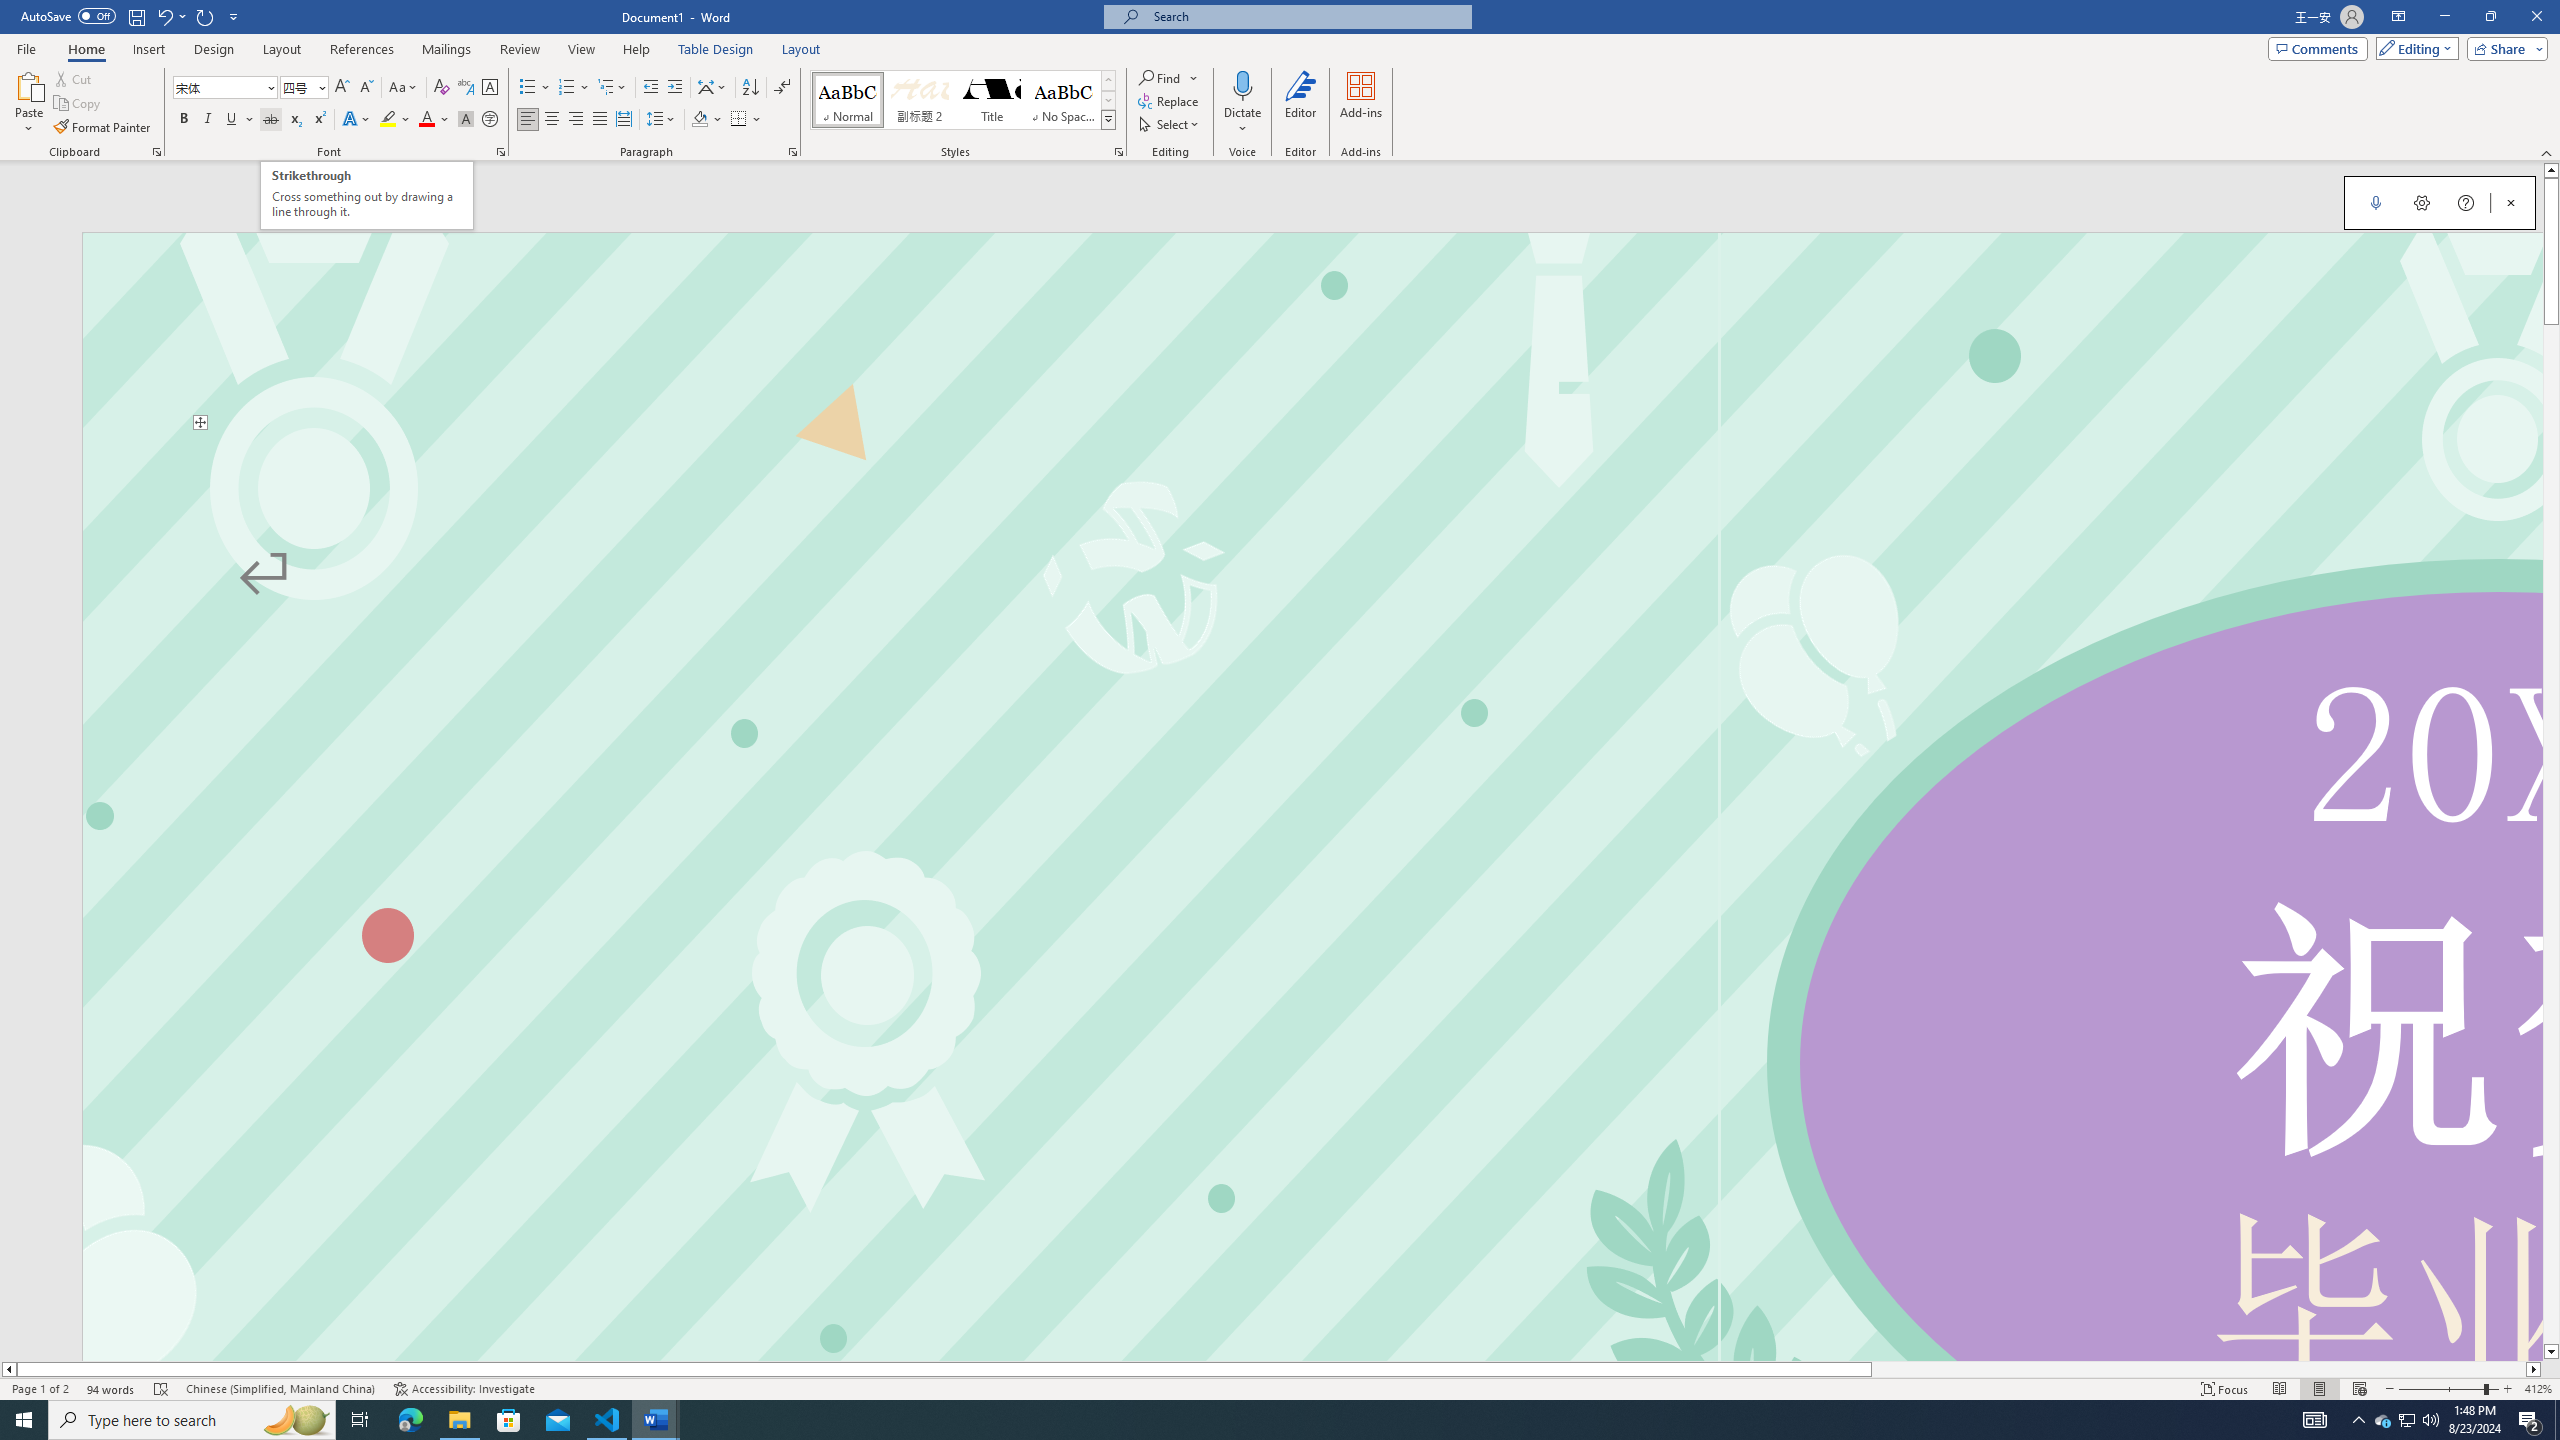  I want to click on 'Dictation Settings', so click(2421, 202).